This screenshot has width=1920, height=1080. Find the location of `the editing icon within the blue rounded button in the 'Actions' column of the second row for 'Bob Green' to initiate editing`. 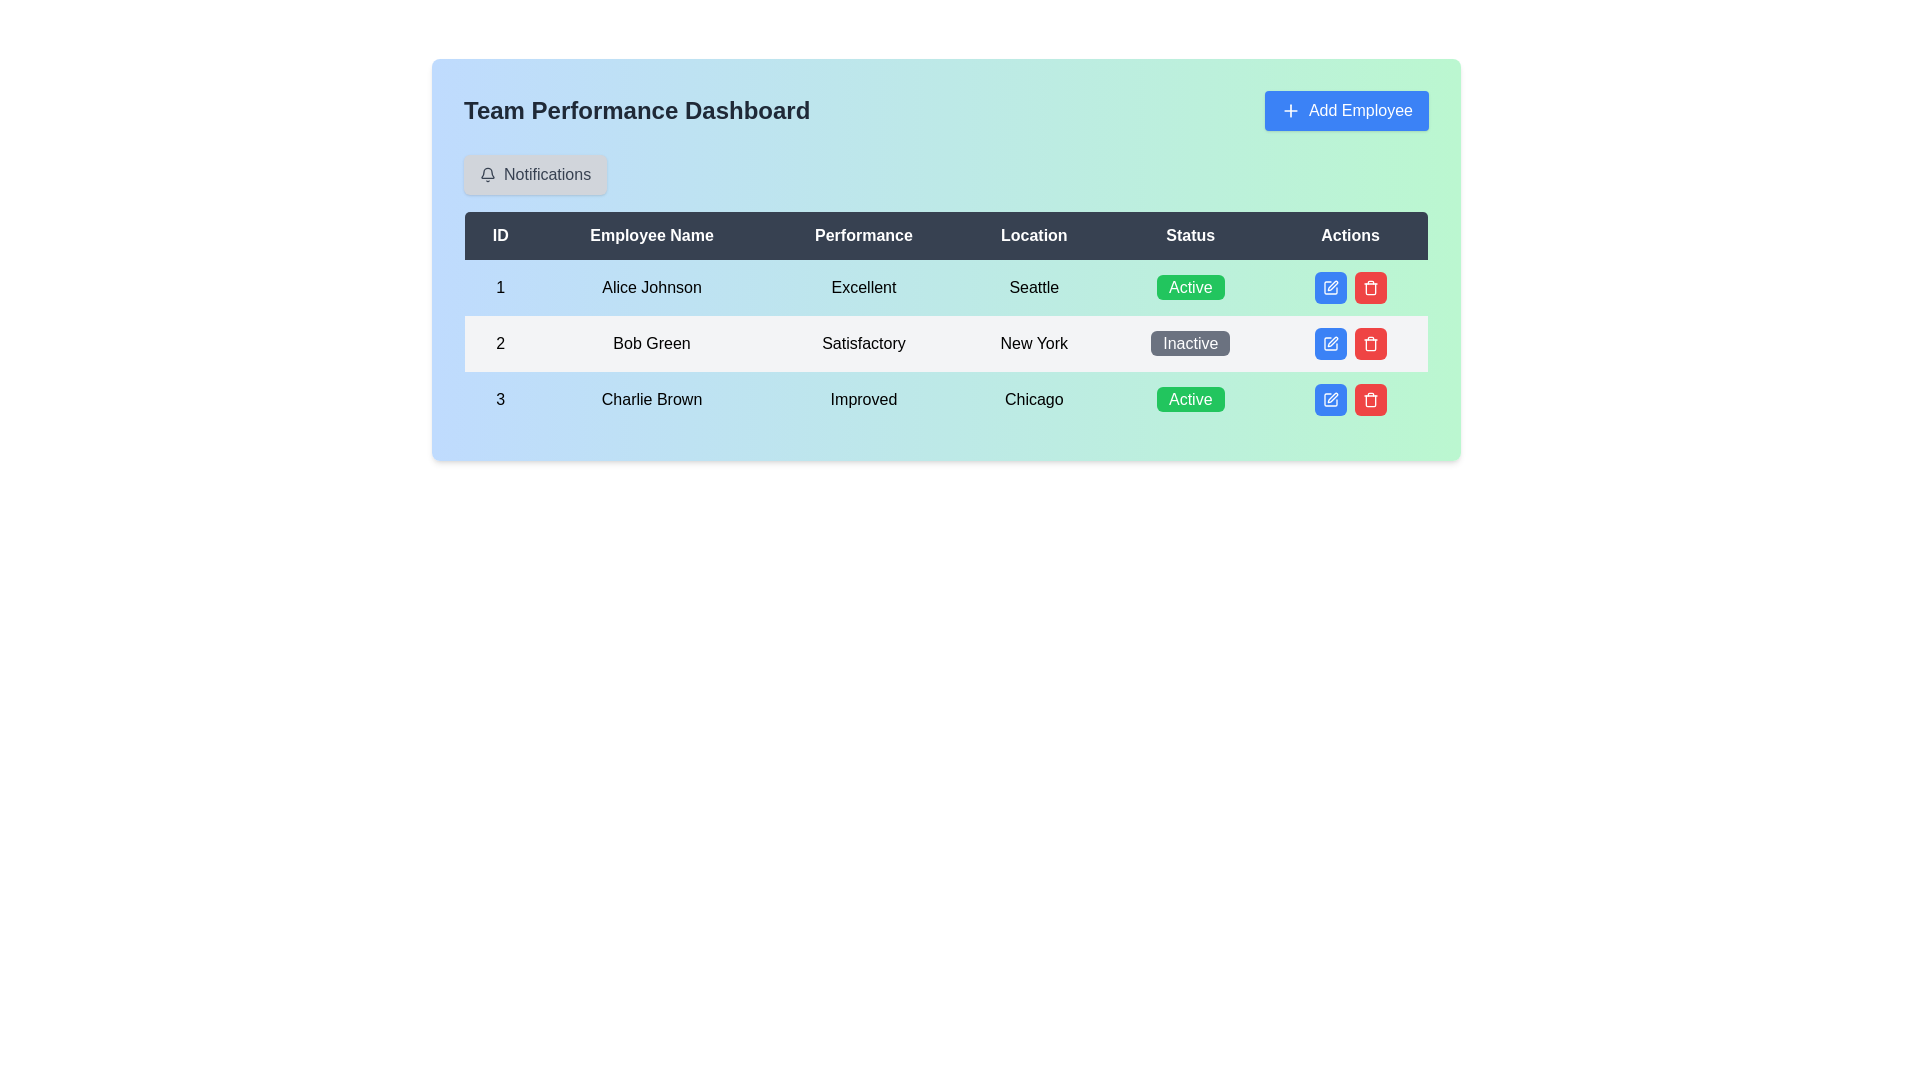

the editing icon within the blue rounded button in the 'Actions' column of the second row for 'Bob Green' to initiate editing is located at coordinates (1329, 288).